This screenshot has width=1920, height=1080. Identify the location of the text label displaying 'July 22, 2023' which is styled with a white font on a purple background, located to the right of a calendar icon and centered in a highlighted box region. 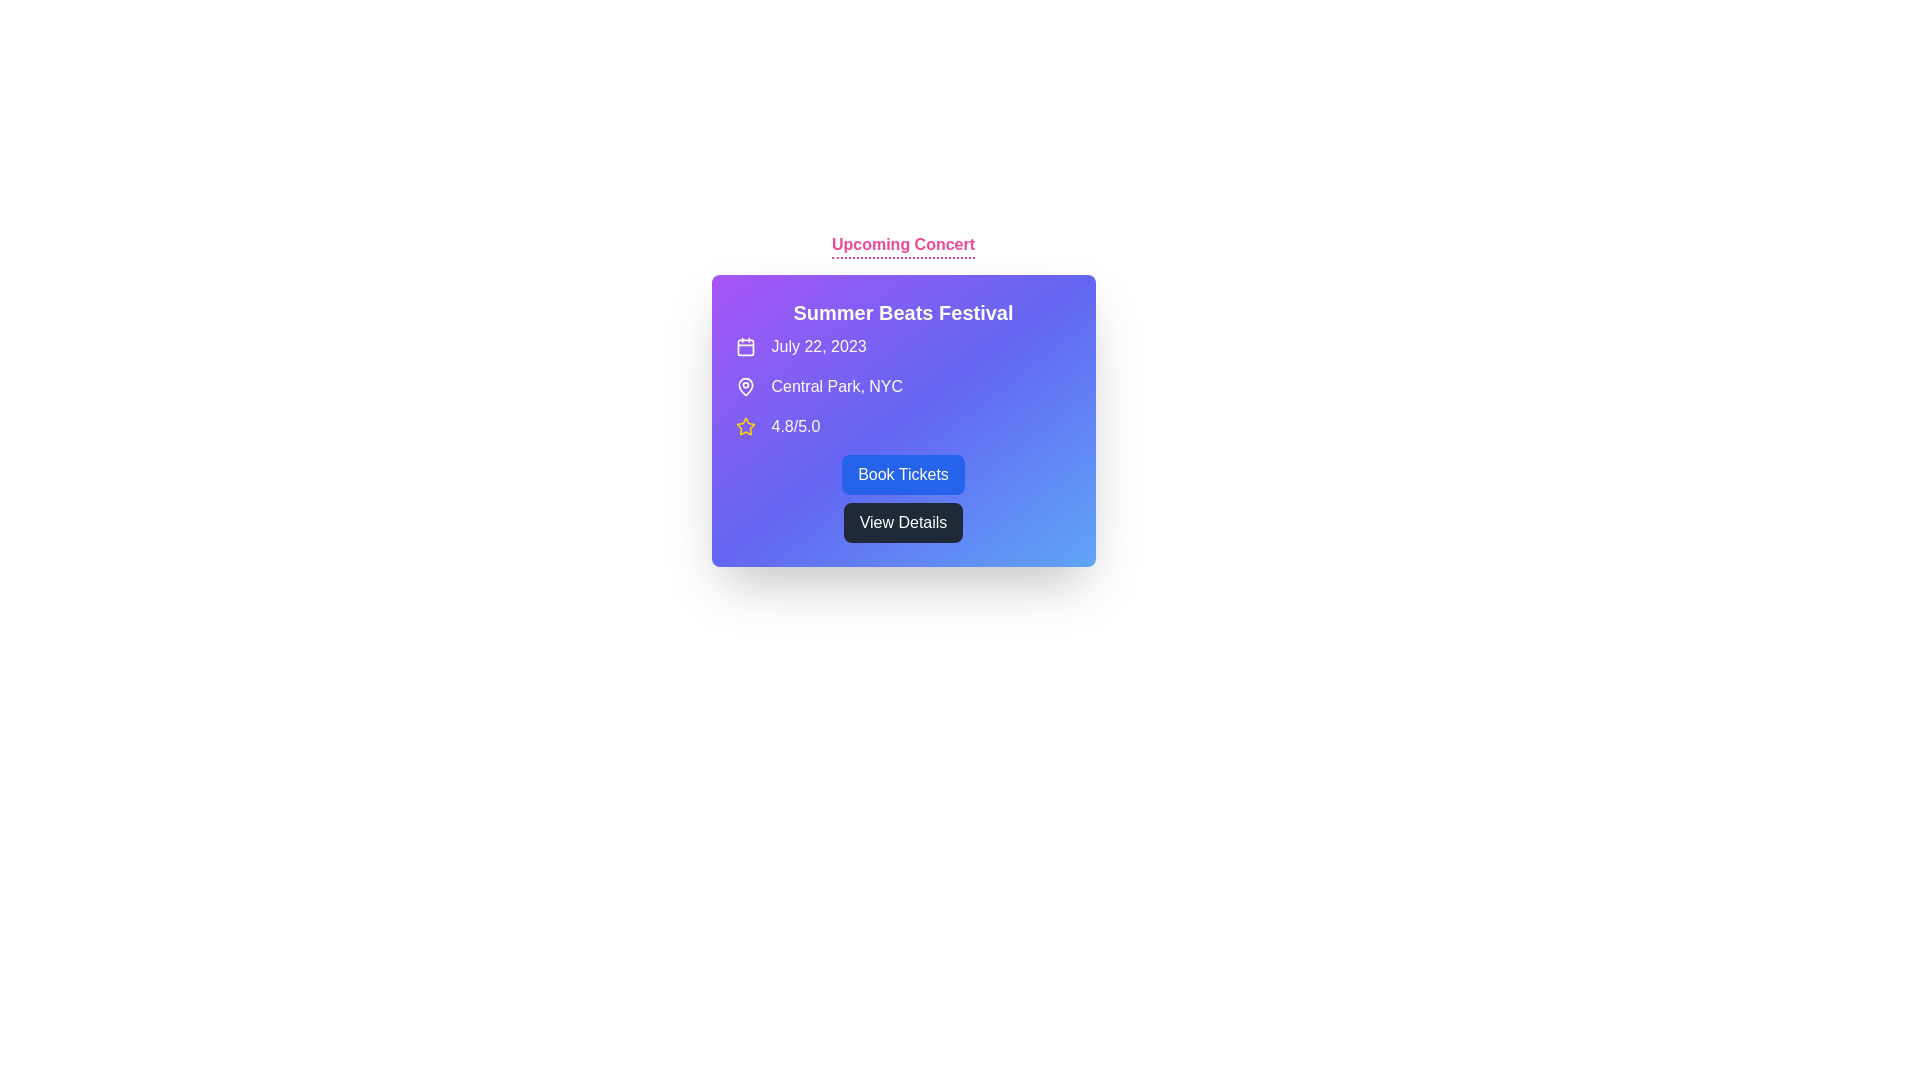
(819, 346).